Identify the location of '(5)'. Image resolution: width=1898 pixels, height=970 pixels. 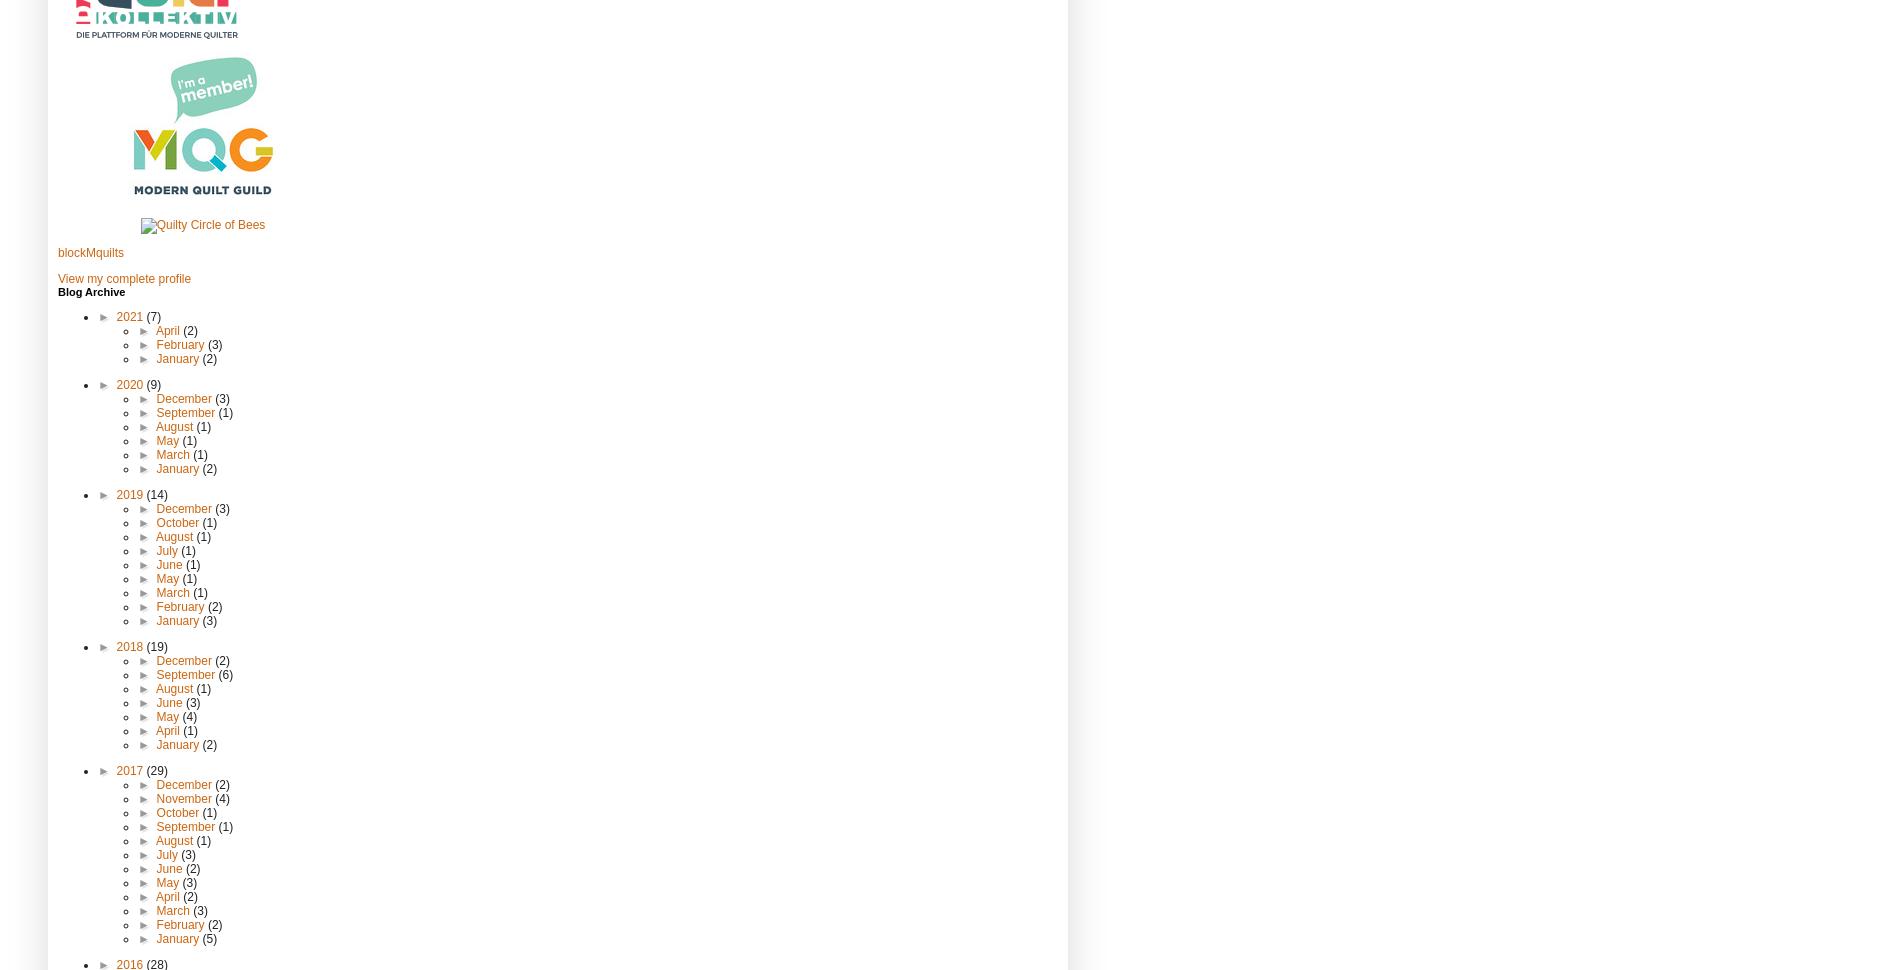
(208, 937).